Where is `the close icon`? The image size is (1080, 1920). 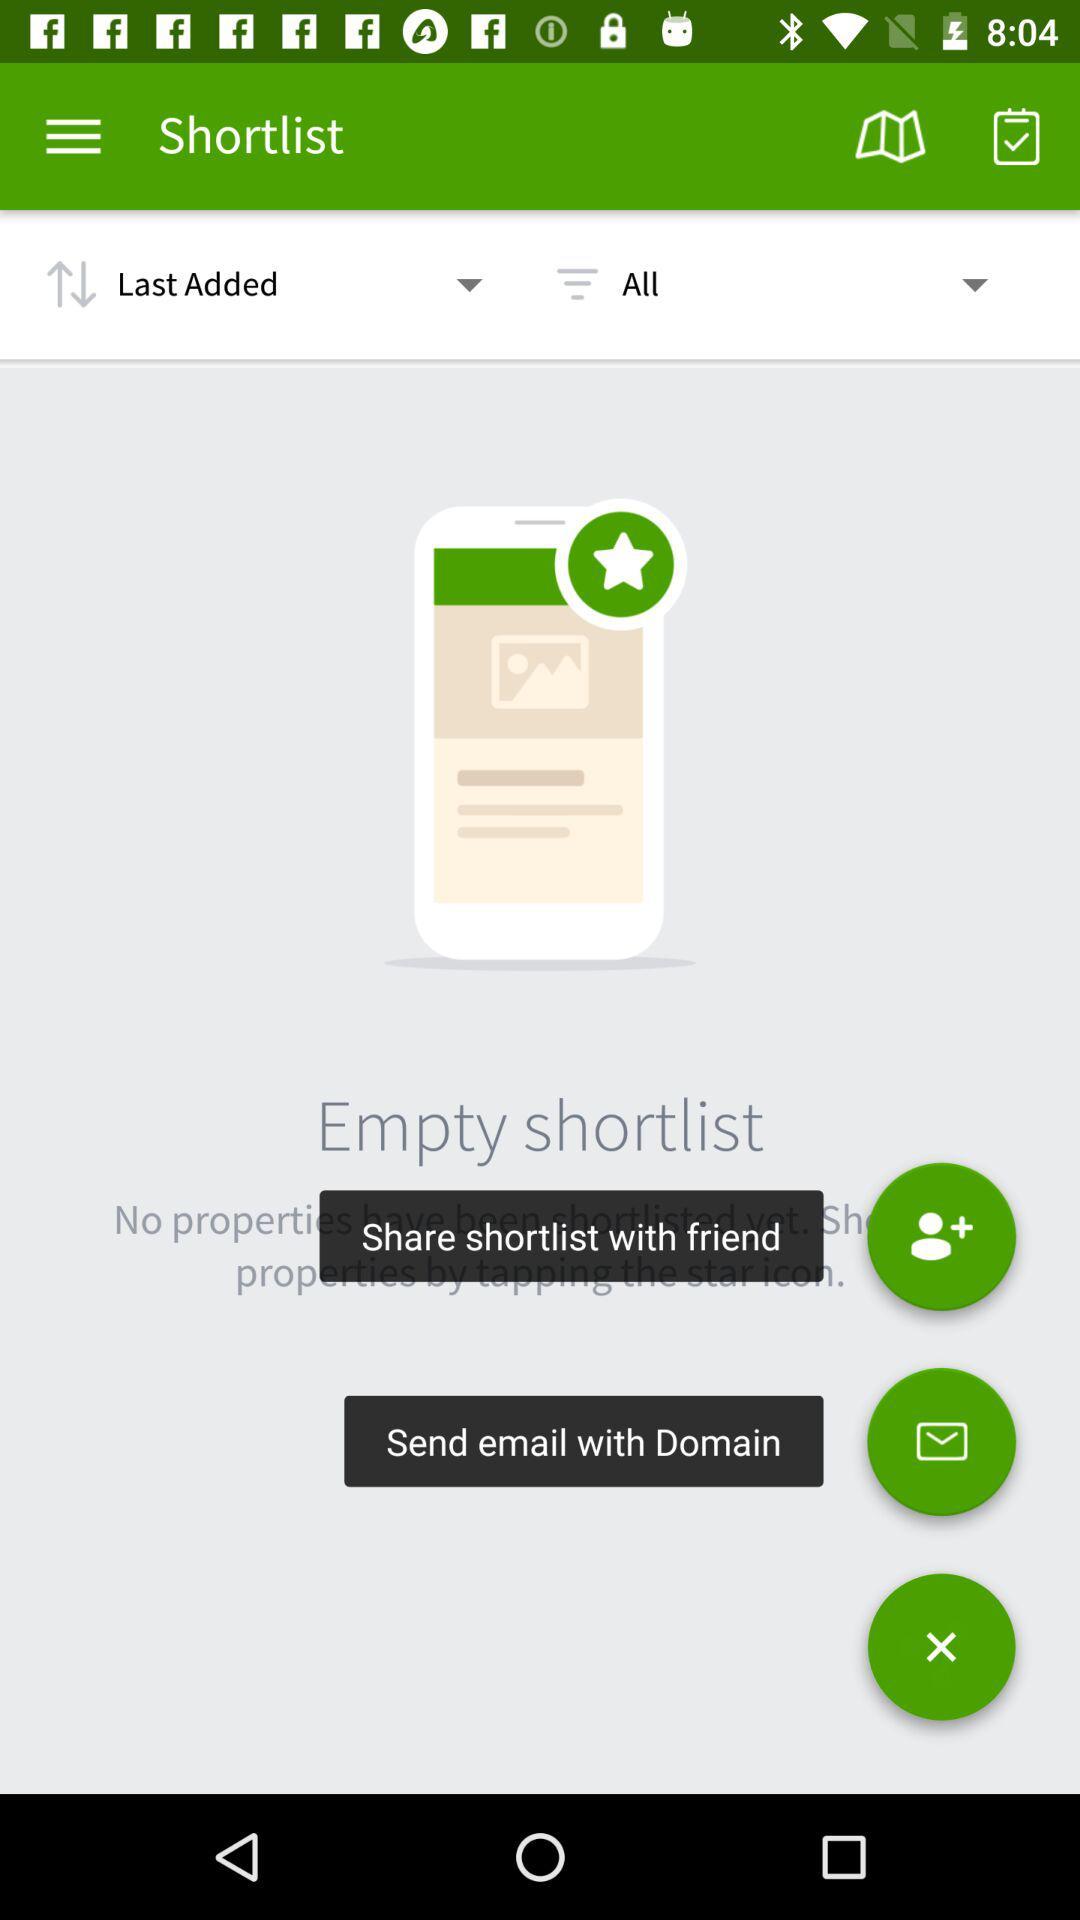
the close icon is located at coordinates (941, 1654).